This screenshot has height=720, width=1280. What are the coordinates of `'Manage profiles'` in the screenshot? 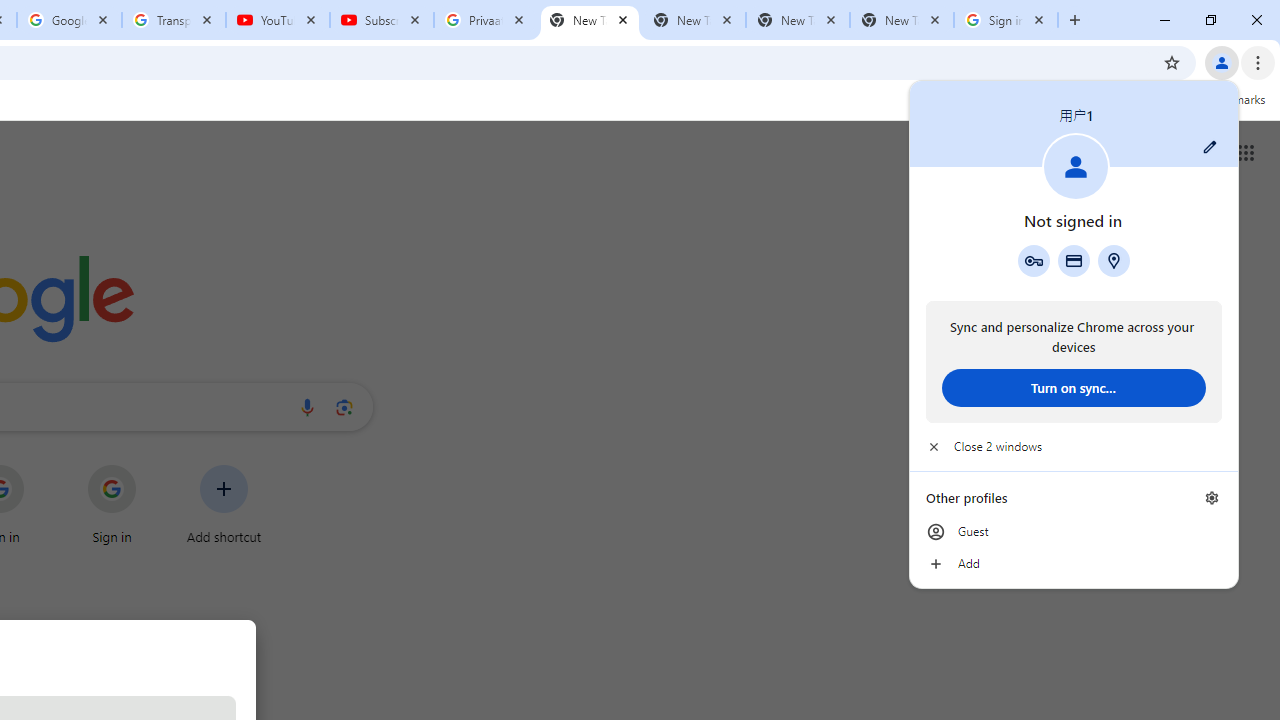 It's located at (1211, 497).